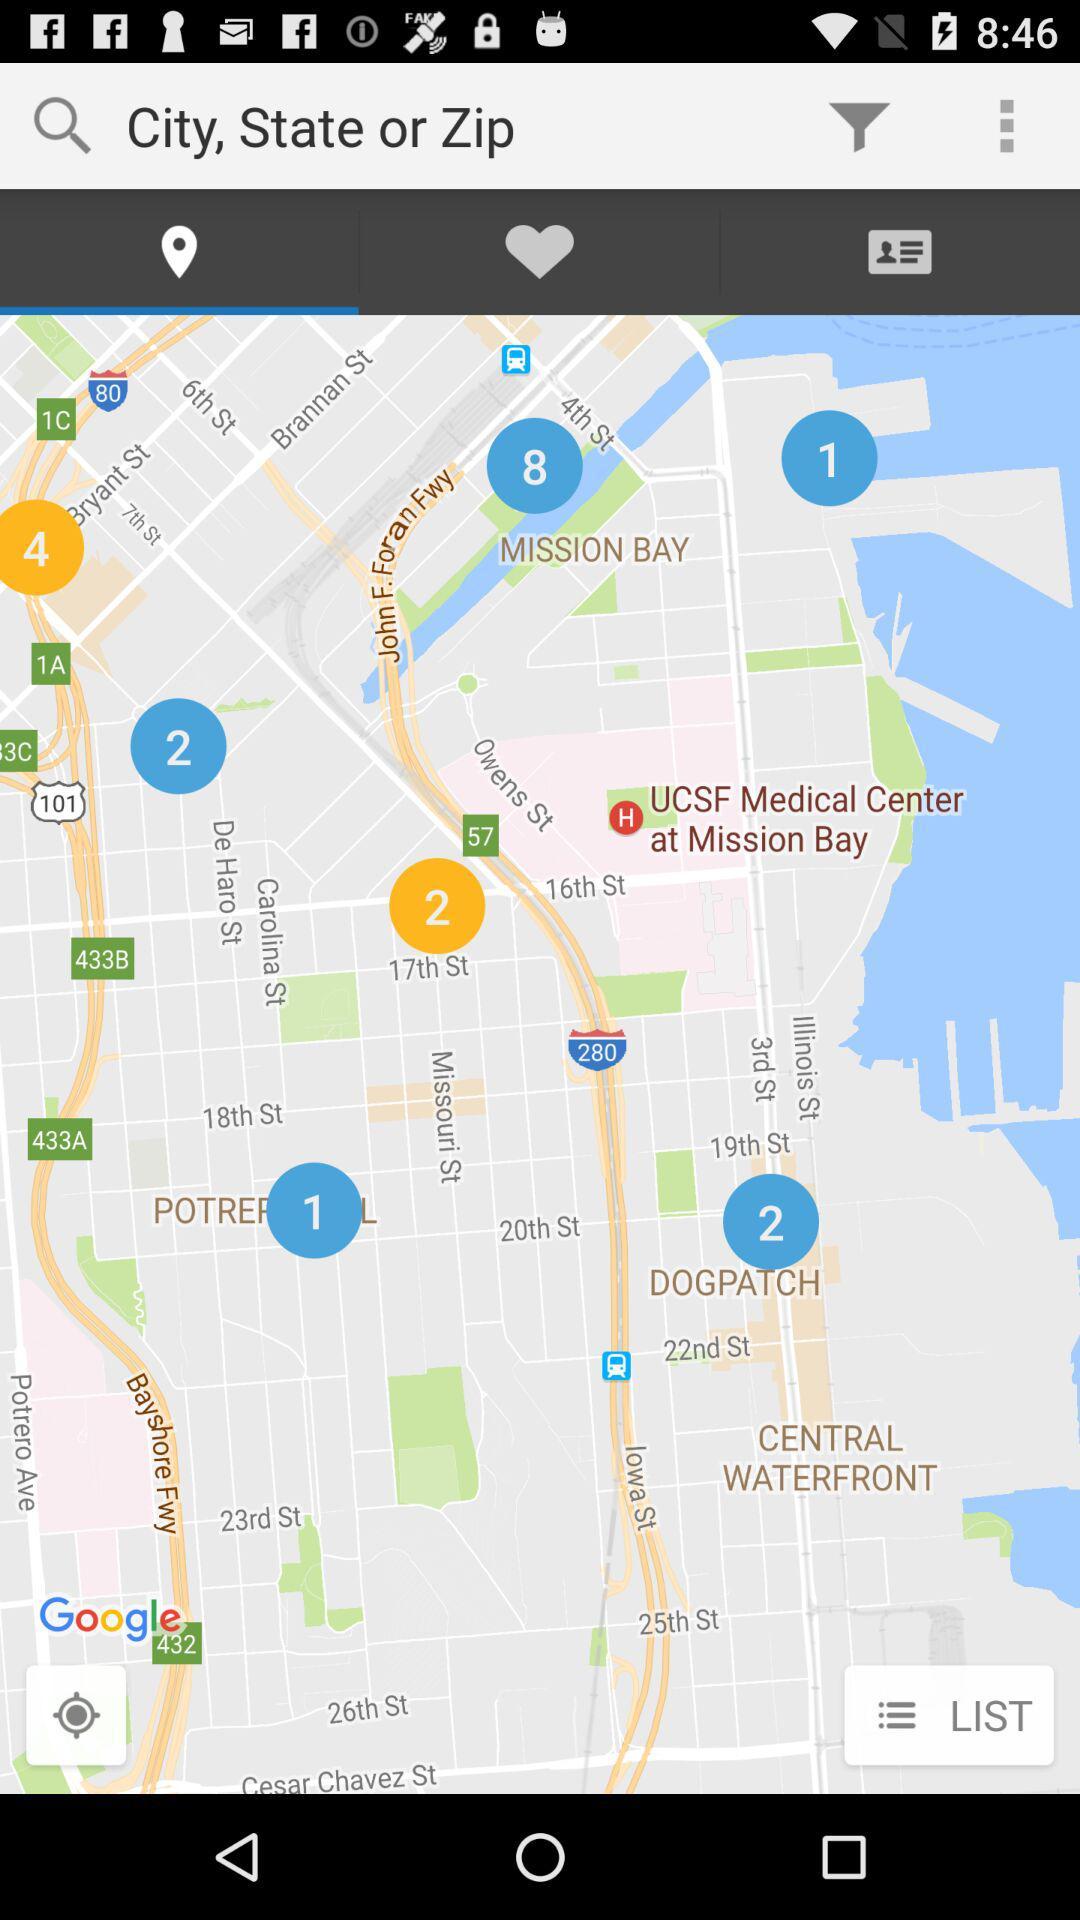 This screenshot has height=1920, width=1080. I want to click on item to the right of city state or app, so click(858, 124).